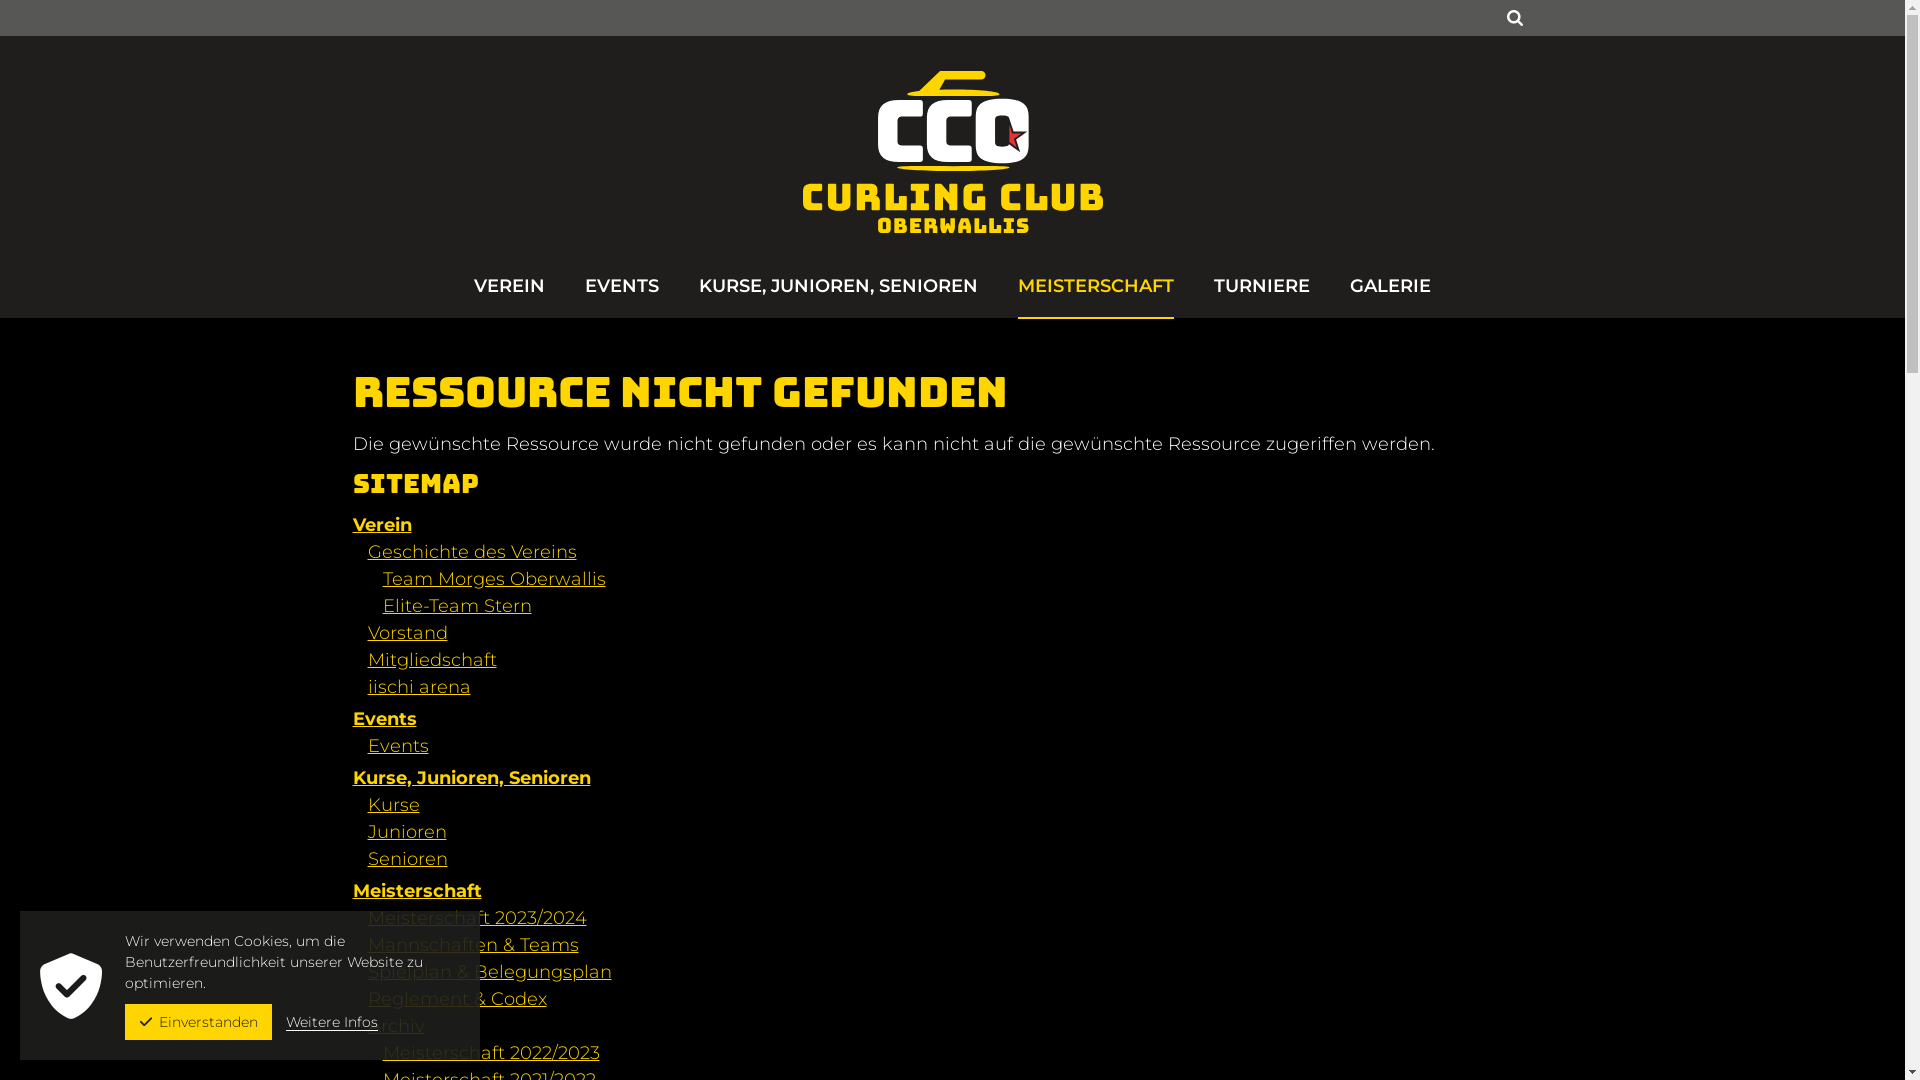 The width and height of the screenshot is (1920, 1080). What do you see at coordinates (476, 918) in the screenshot?
I see `'Meisterschaft 2023/2024'` at bounding box center [476, 918].